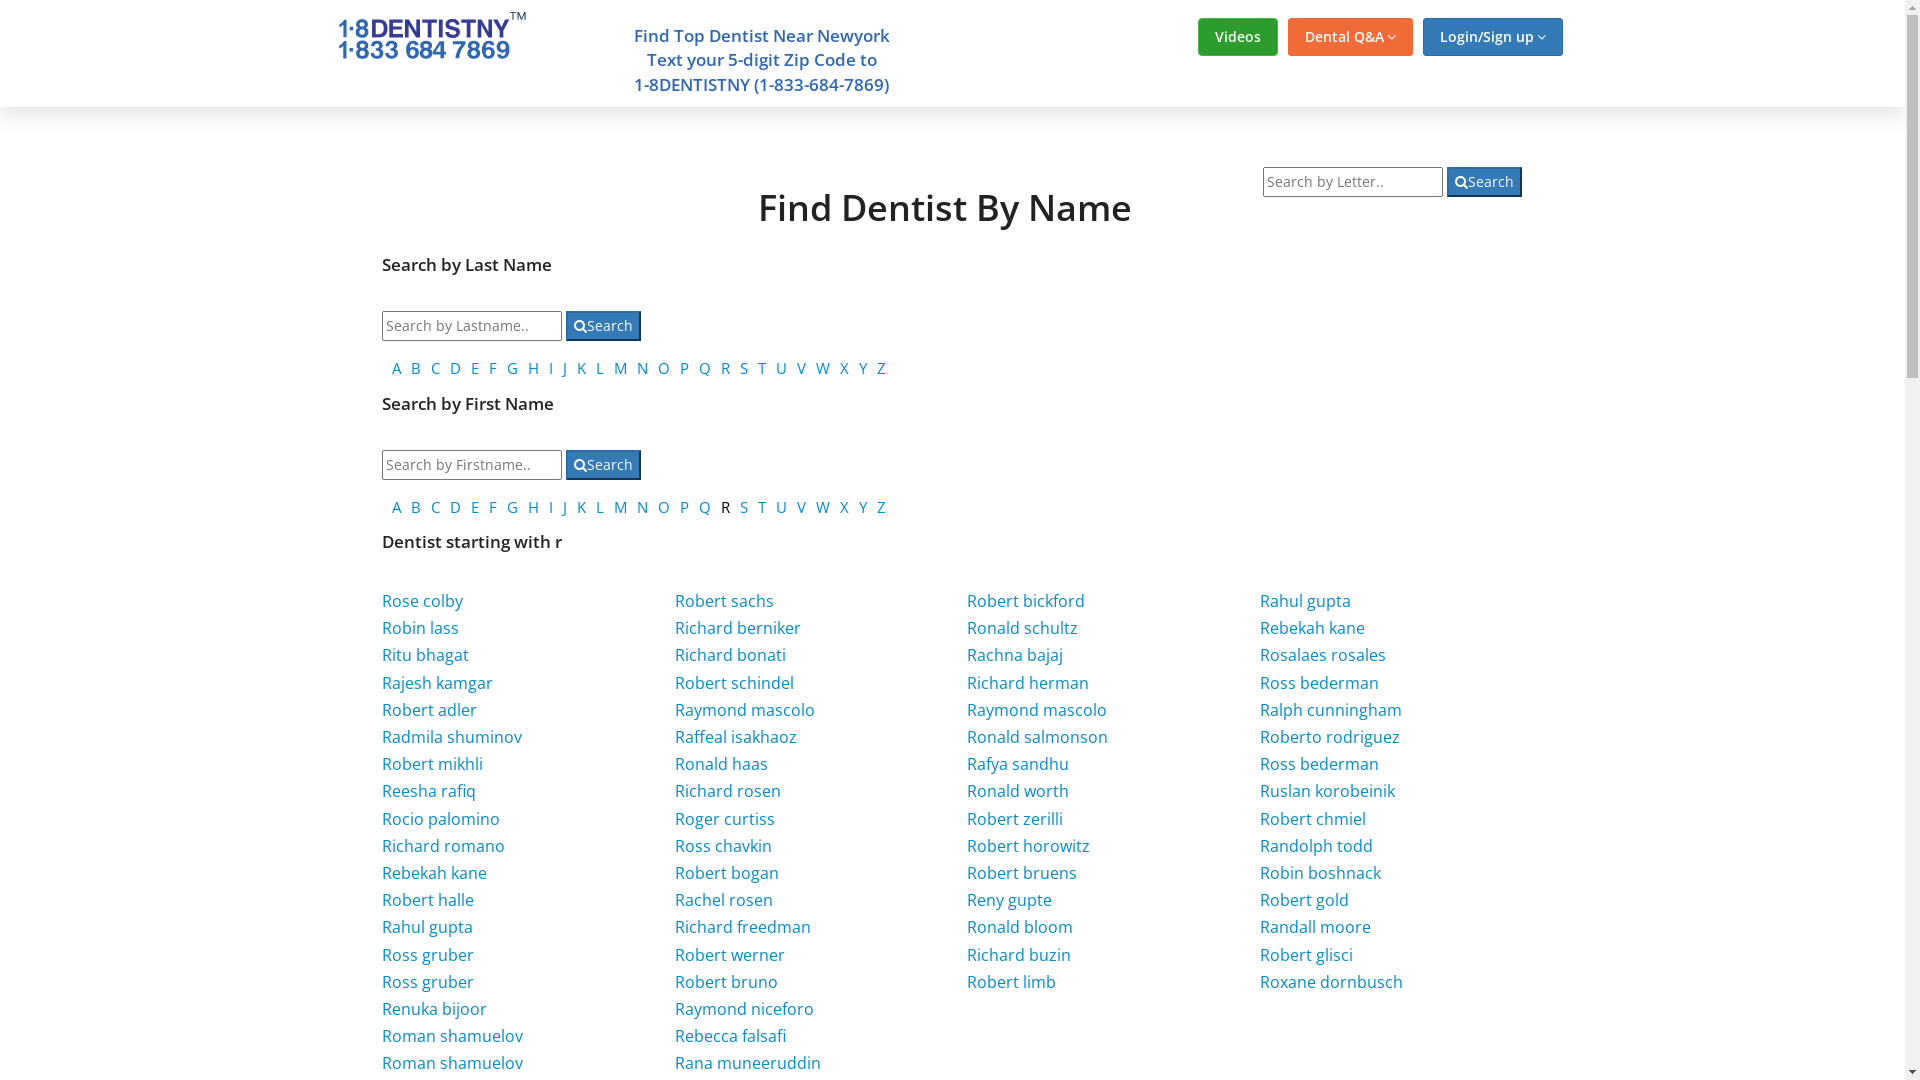  I want to click on 'Robert sachs', so click(723, 600).